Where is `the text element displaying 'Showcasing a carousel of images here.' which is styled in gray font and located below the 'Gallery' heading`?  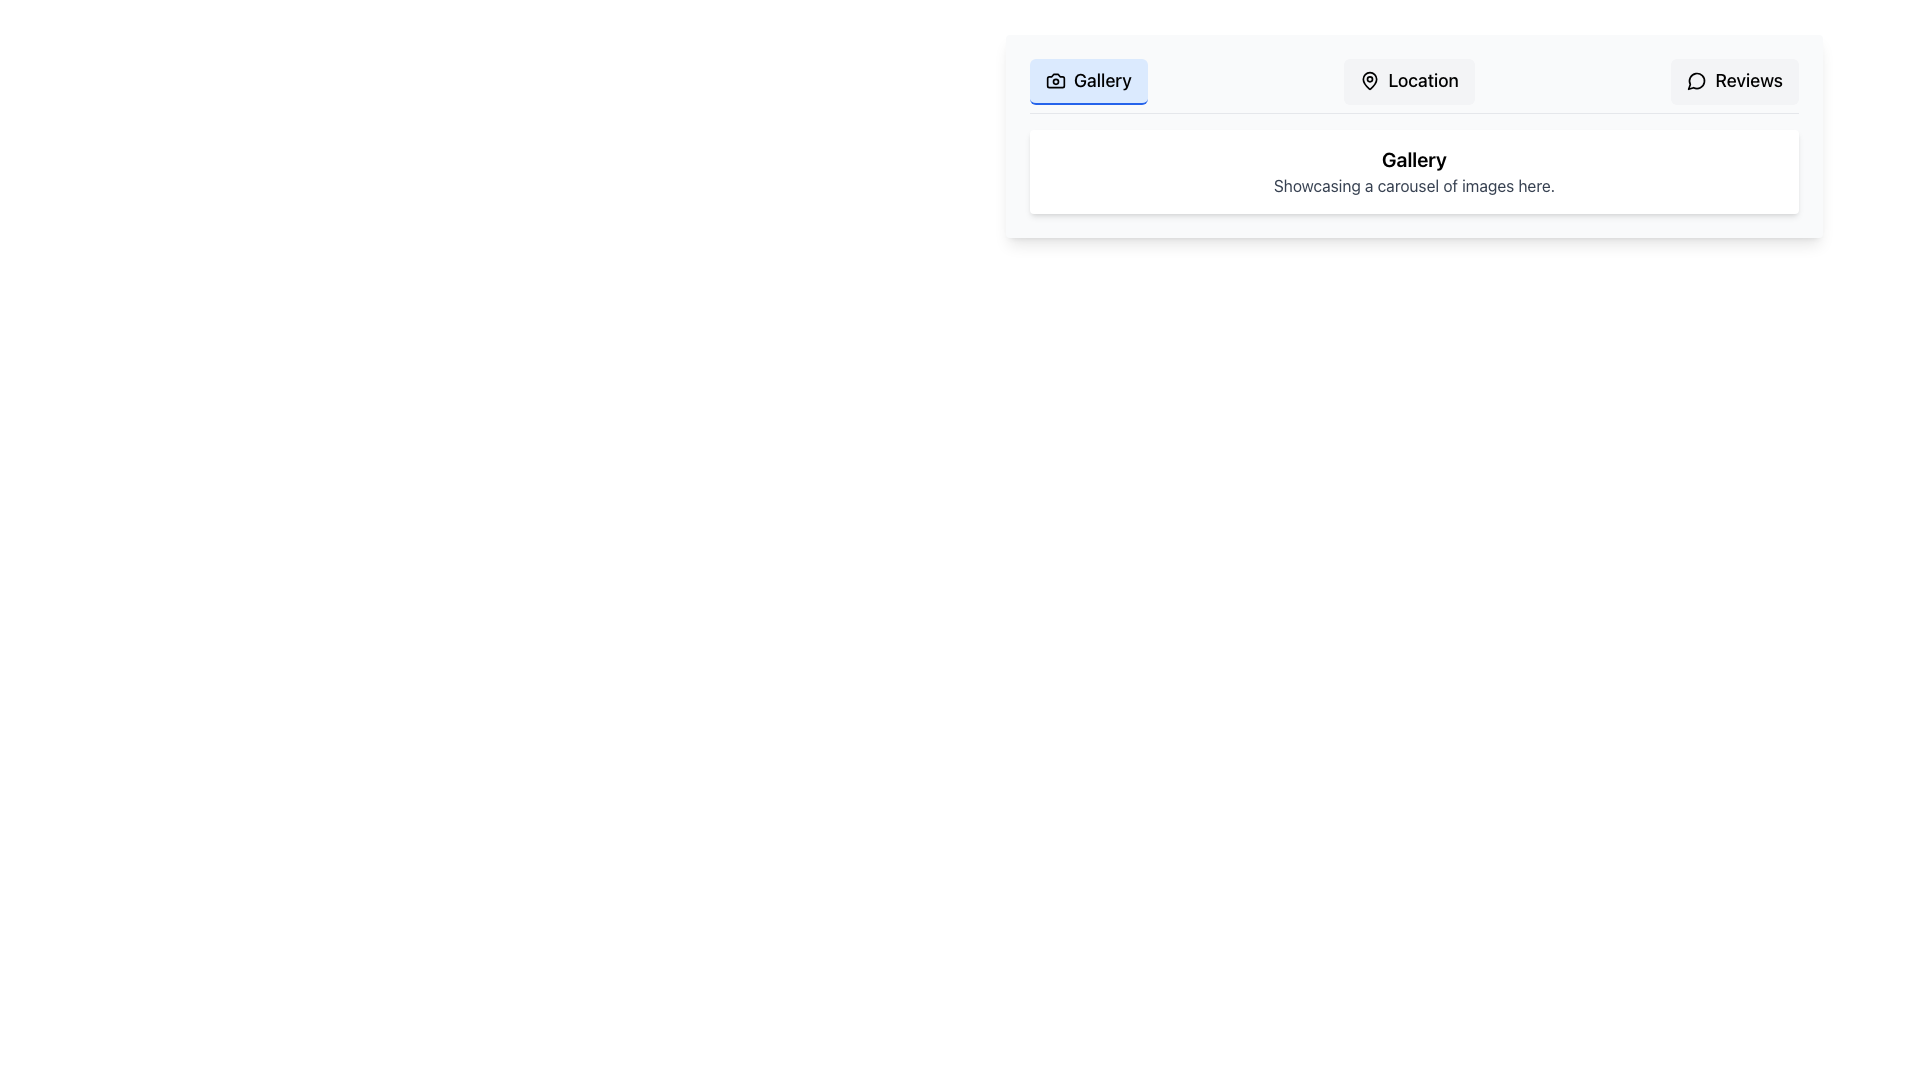 the text element displaying 'Showcasing a carousel of images here.' which is styled in gray font and located below the 'Gallery' heading is located at coordinates (1413, 185).